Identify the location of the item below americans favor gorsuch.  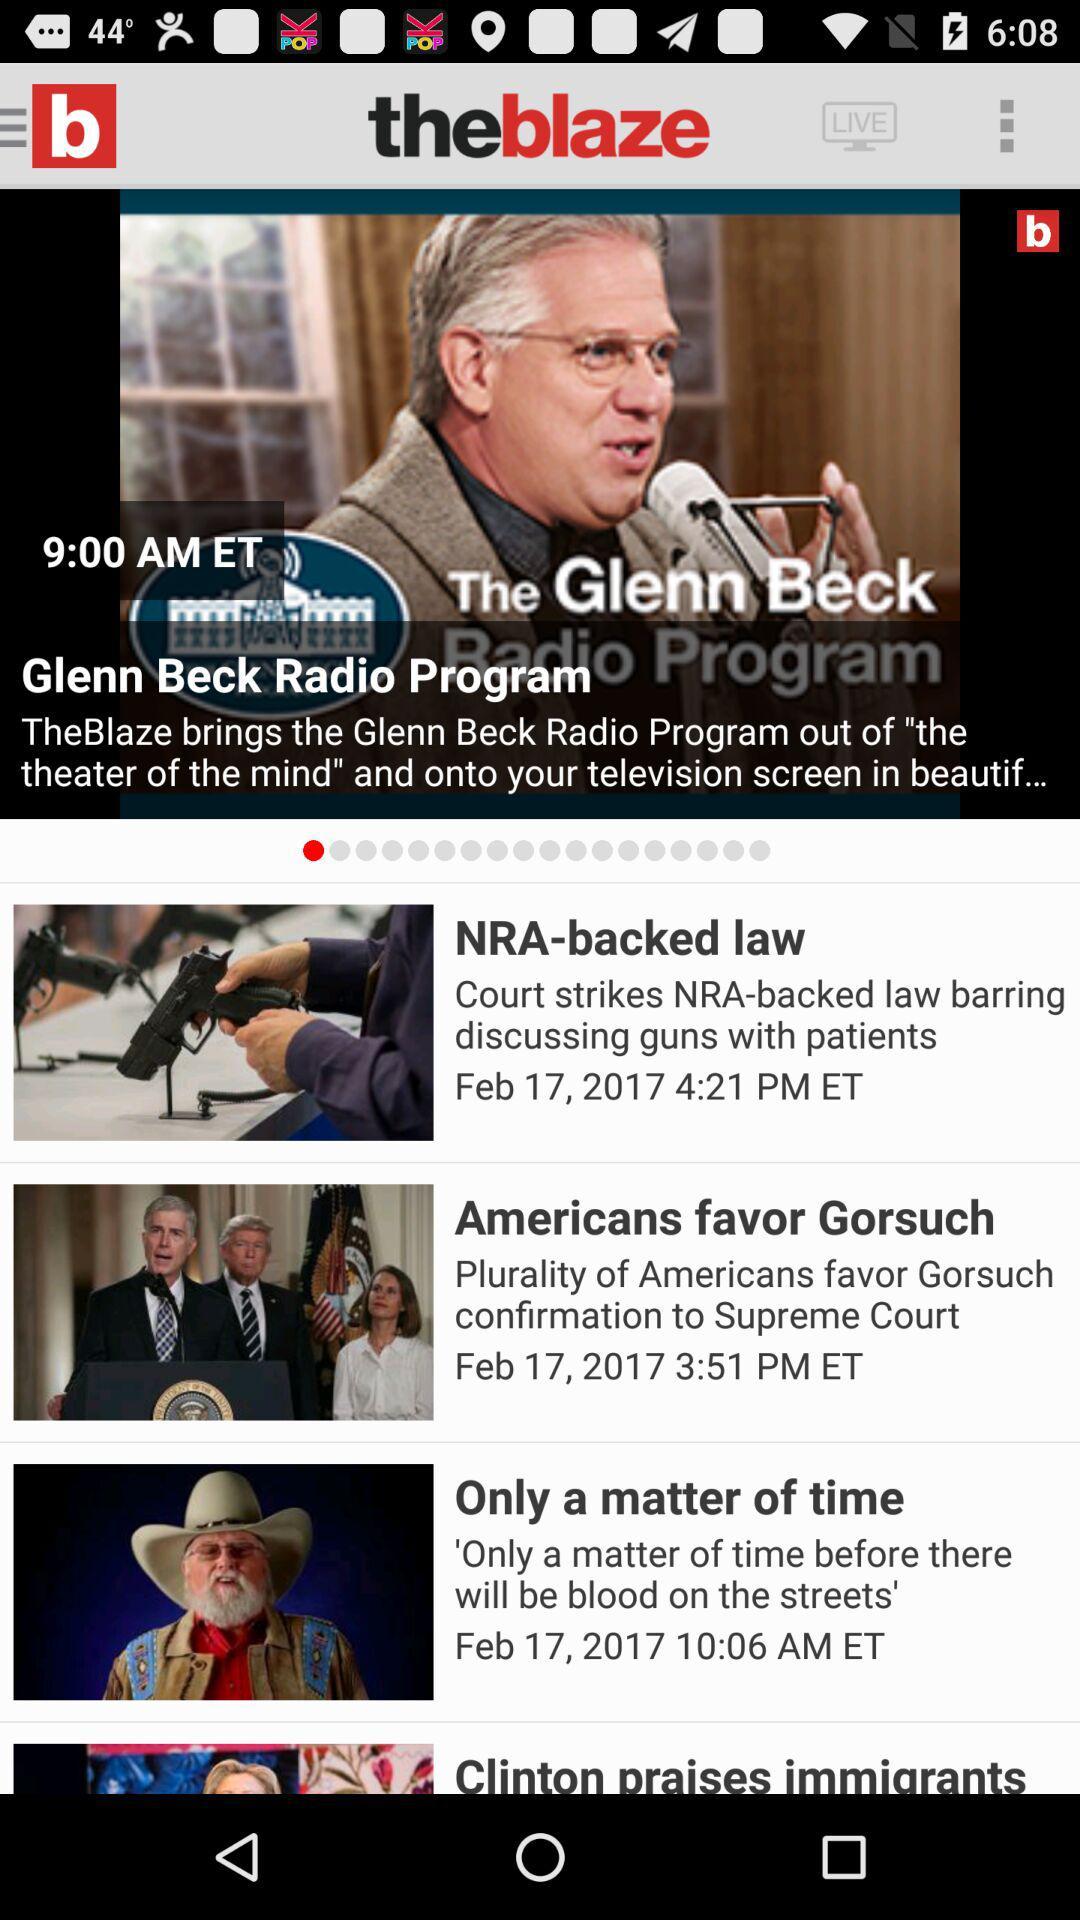
(760, 1294).